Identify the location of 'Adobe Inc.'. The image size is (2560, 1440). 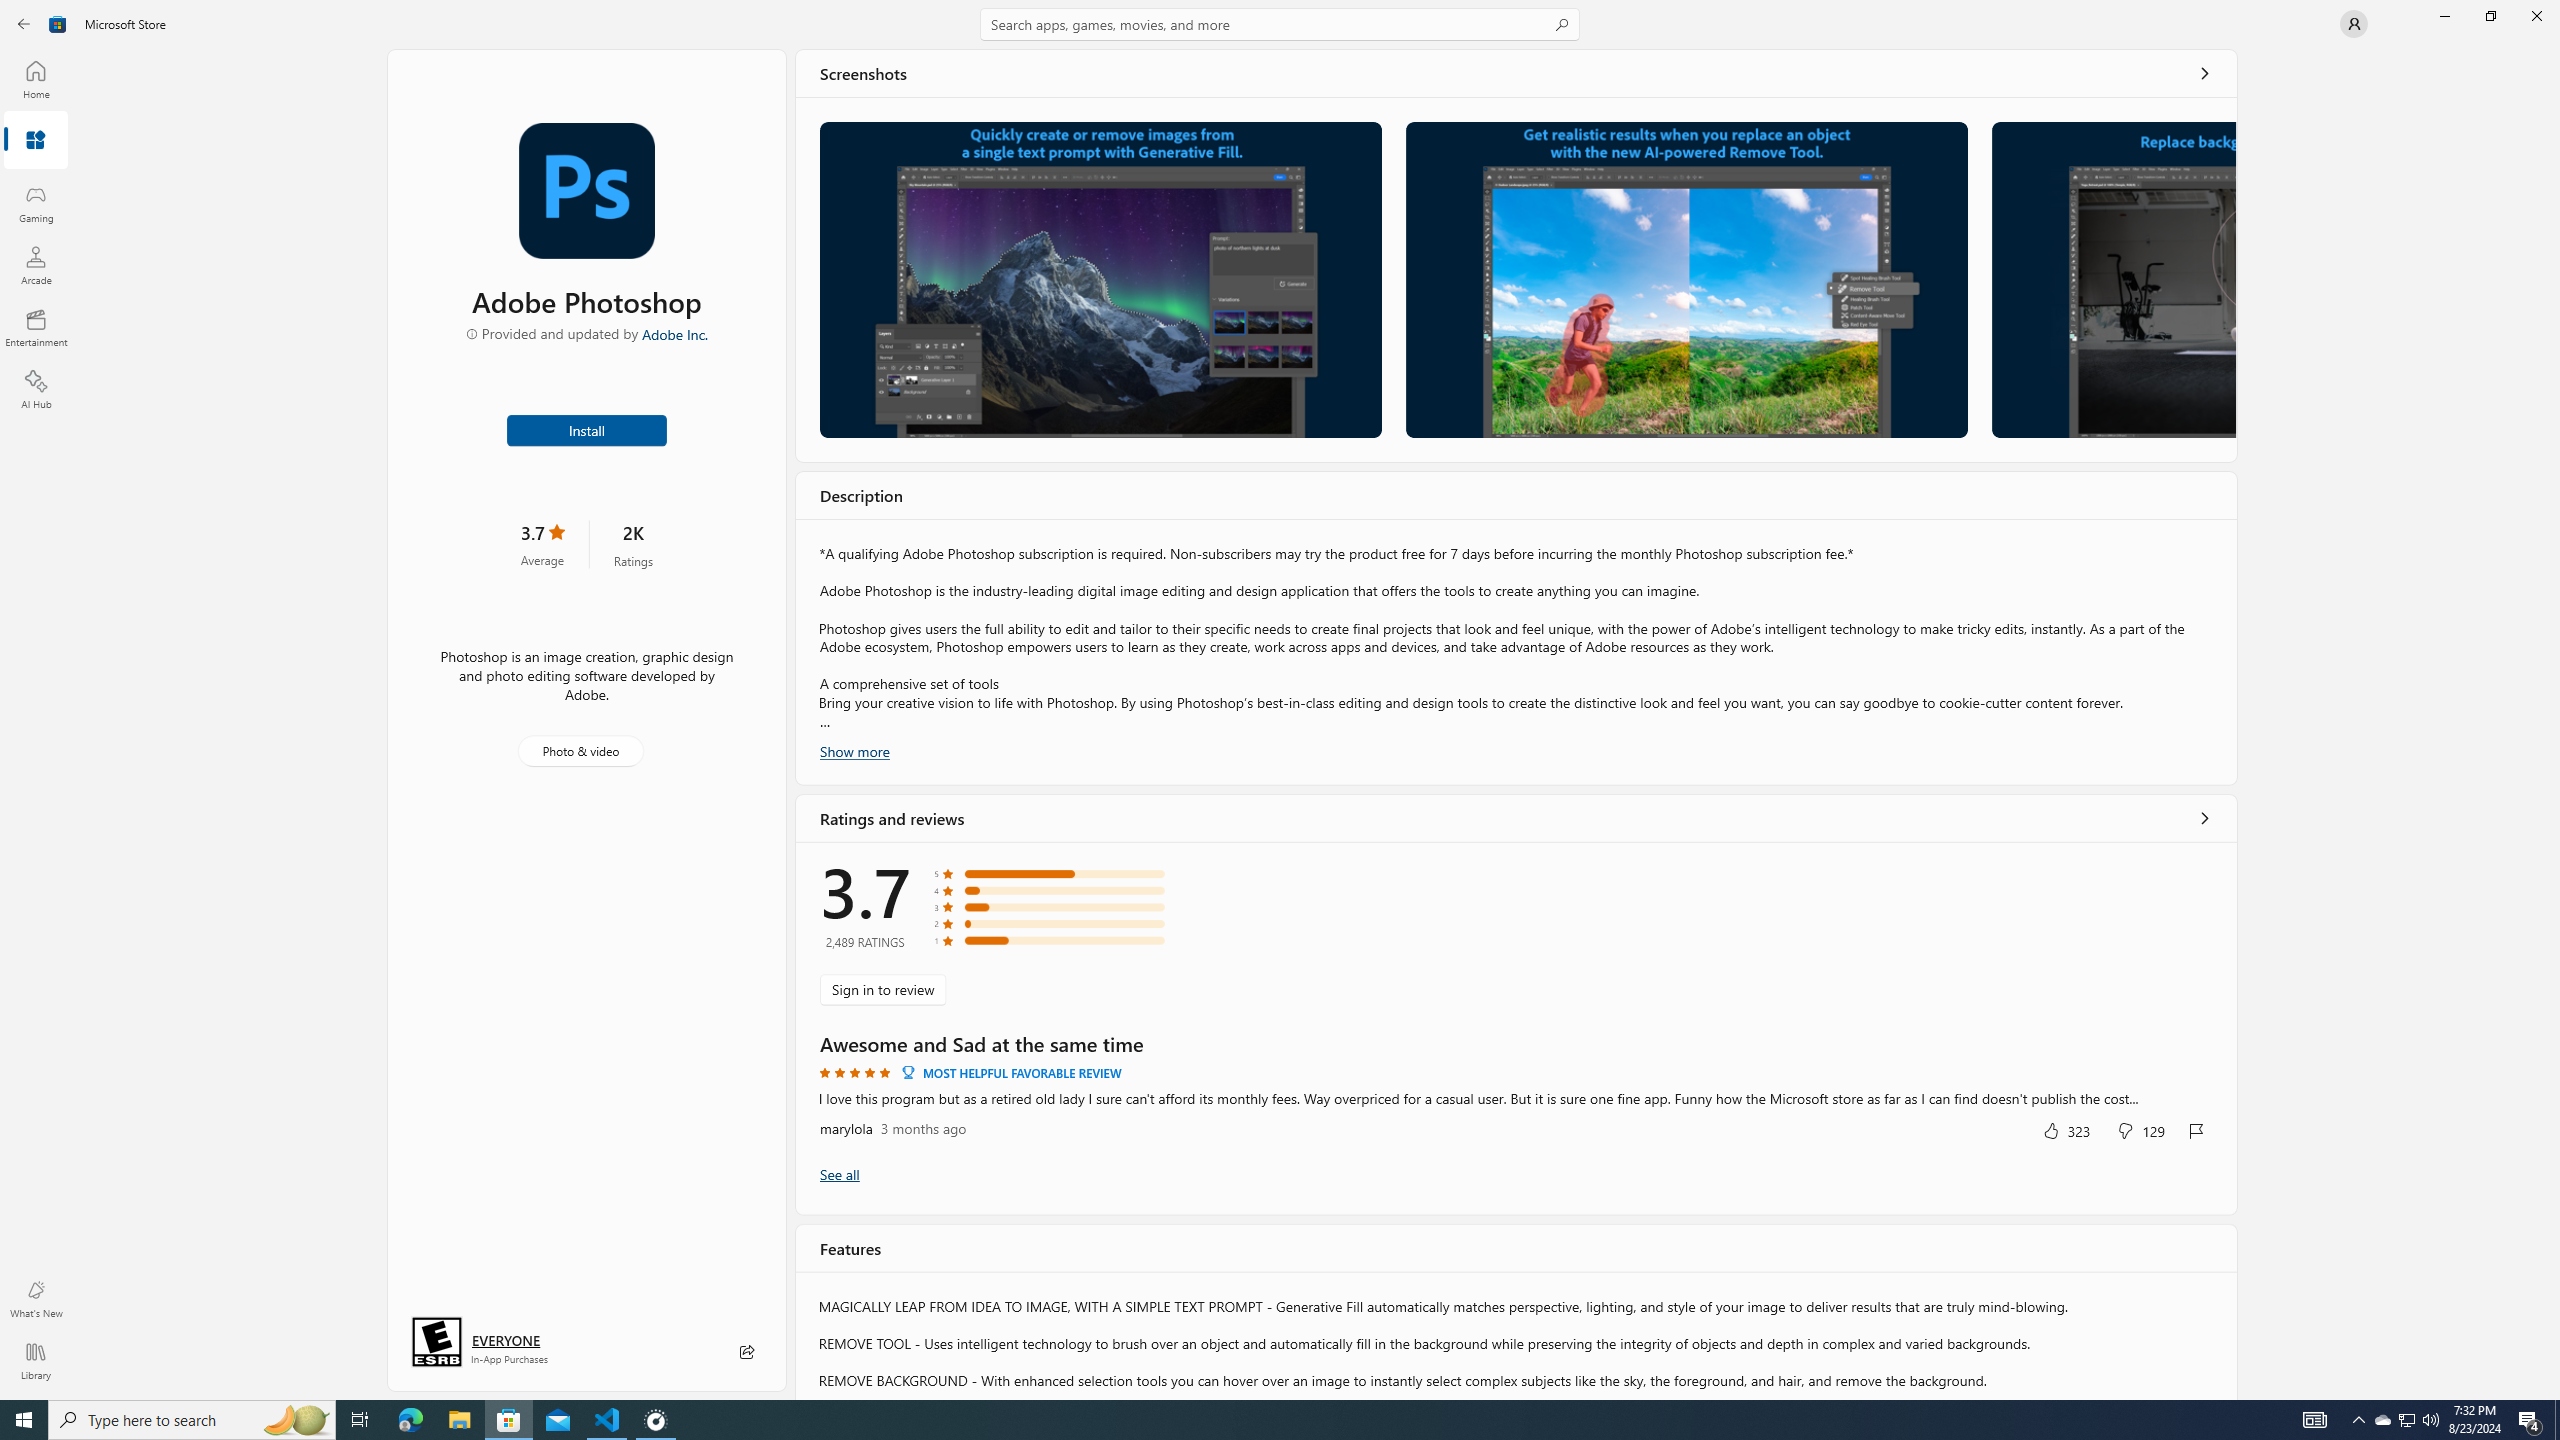
(674, 333).